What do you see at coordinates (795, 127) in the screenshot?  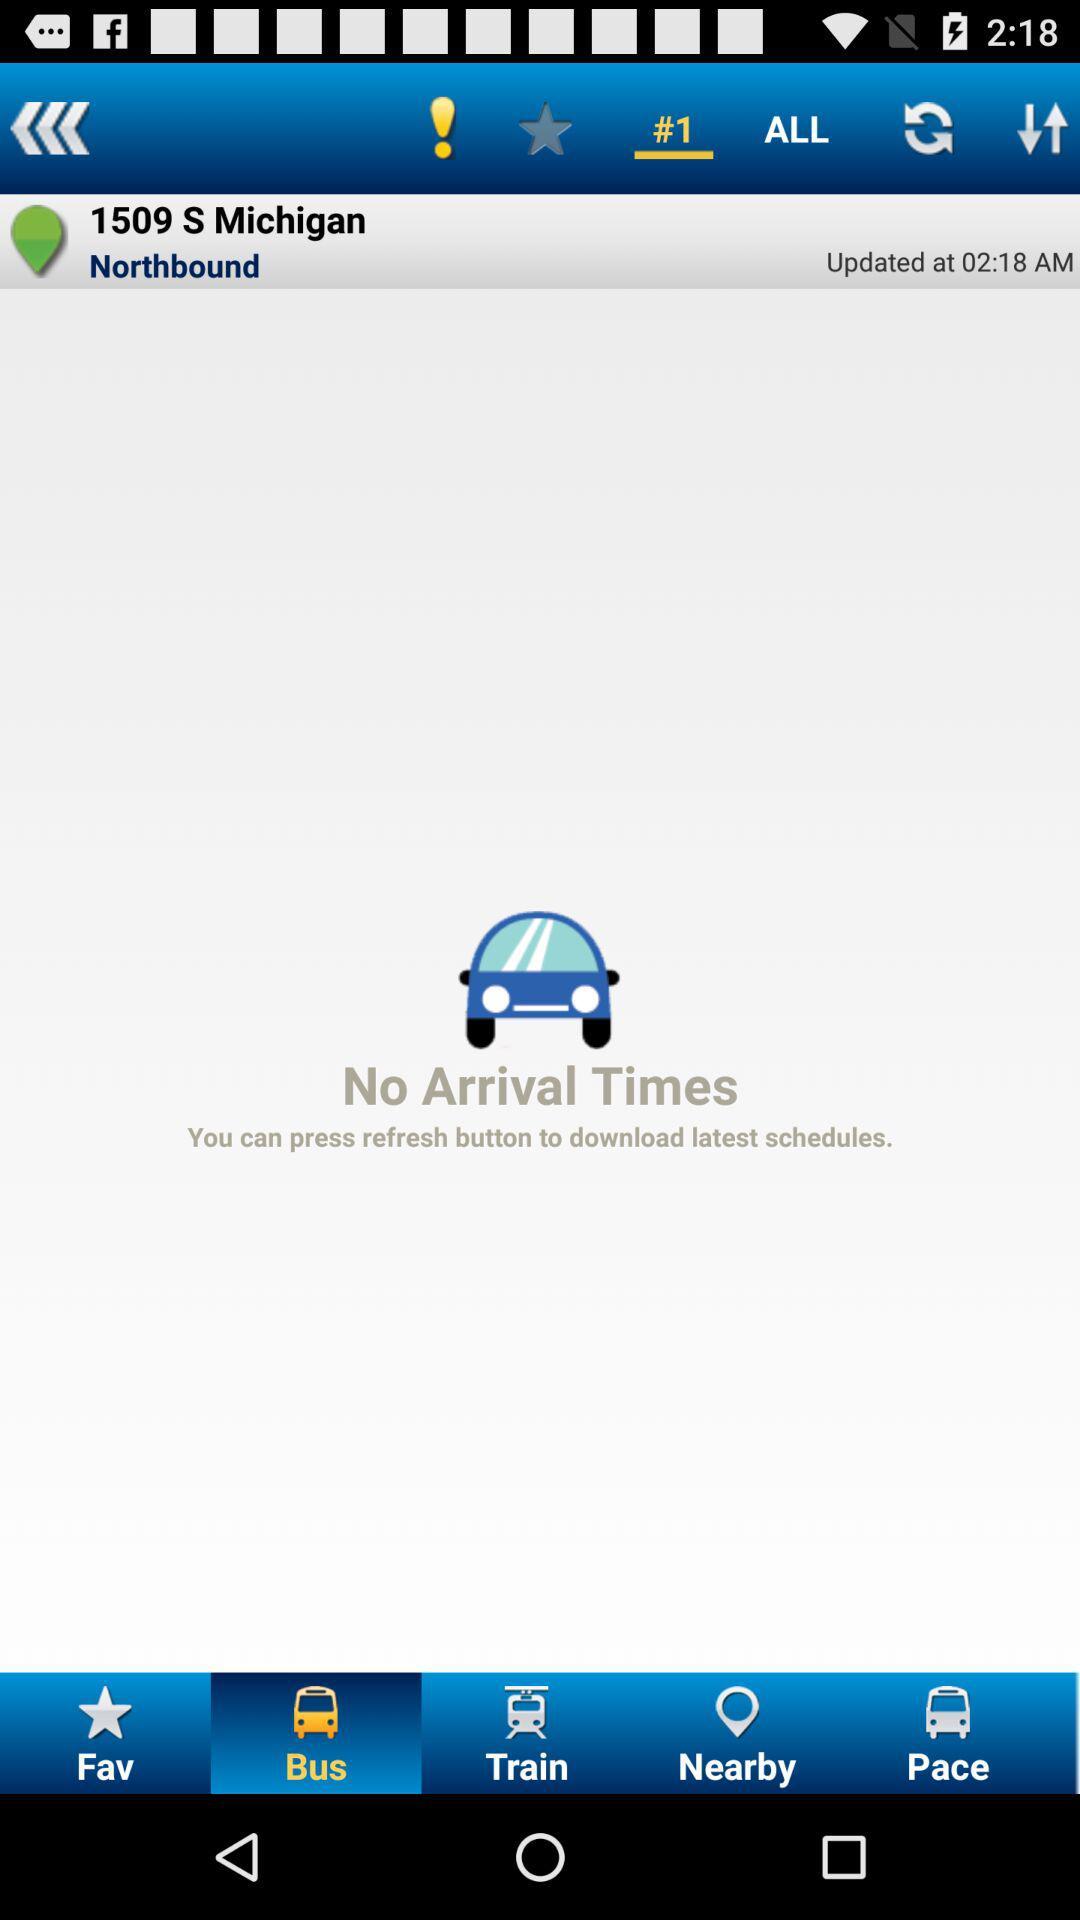 I see `the button to the right of   #1   item` at bounding box center [795, 127].